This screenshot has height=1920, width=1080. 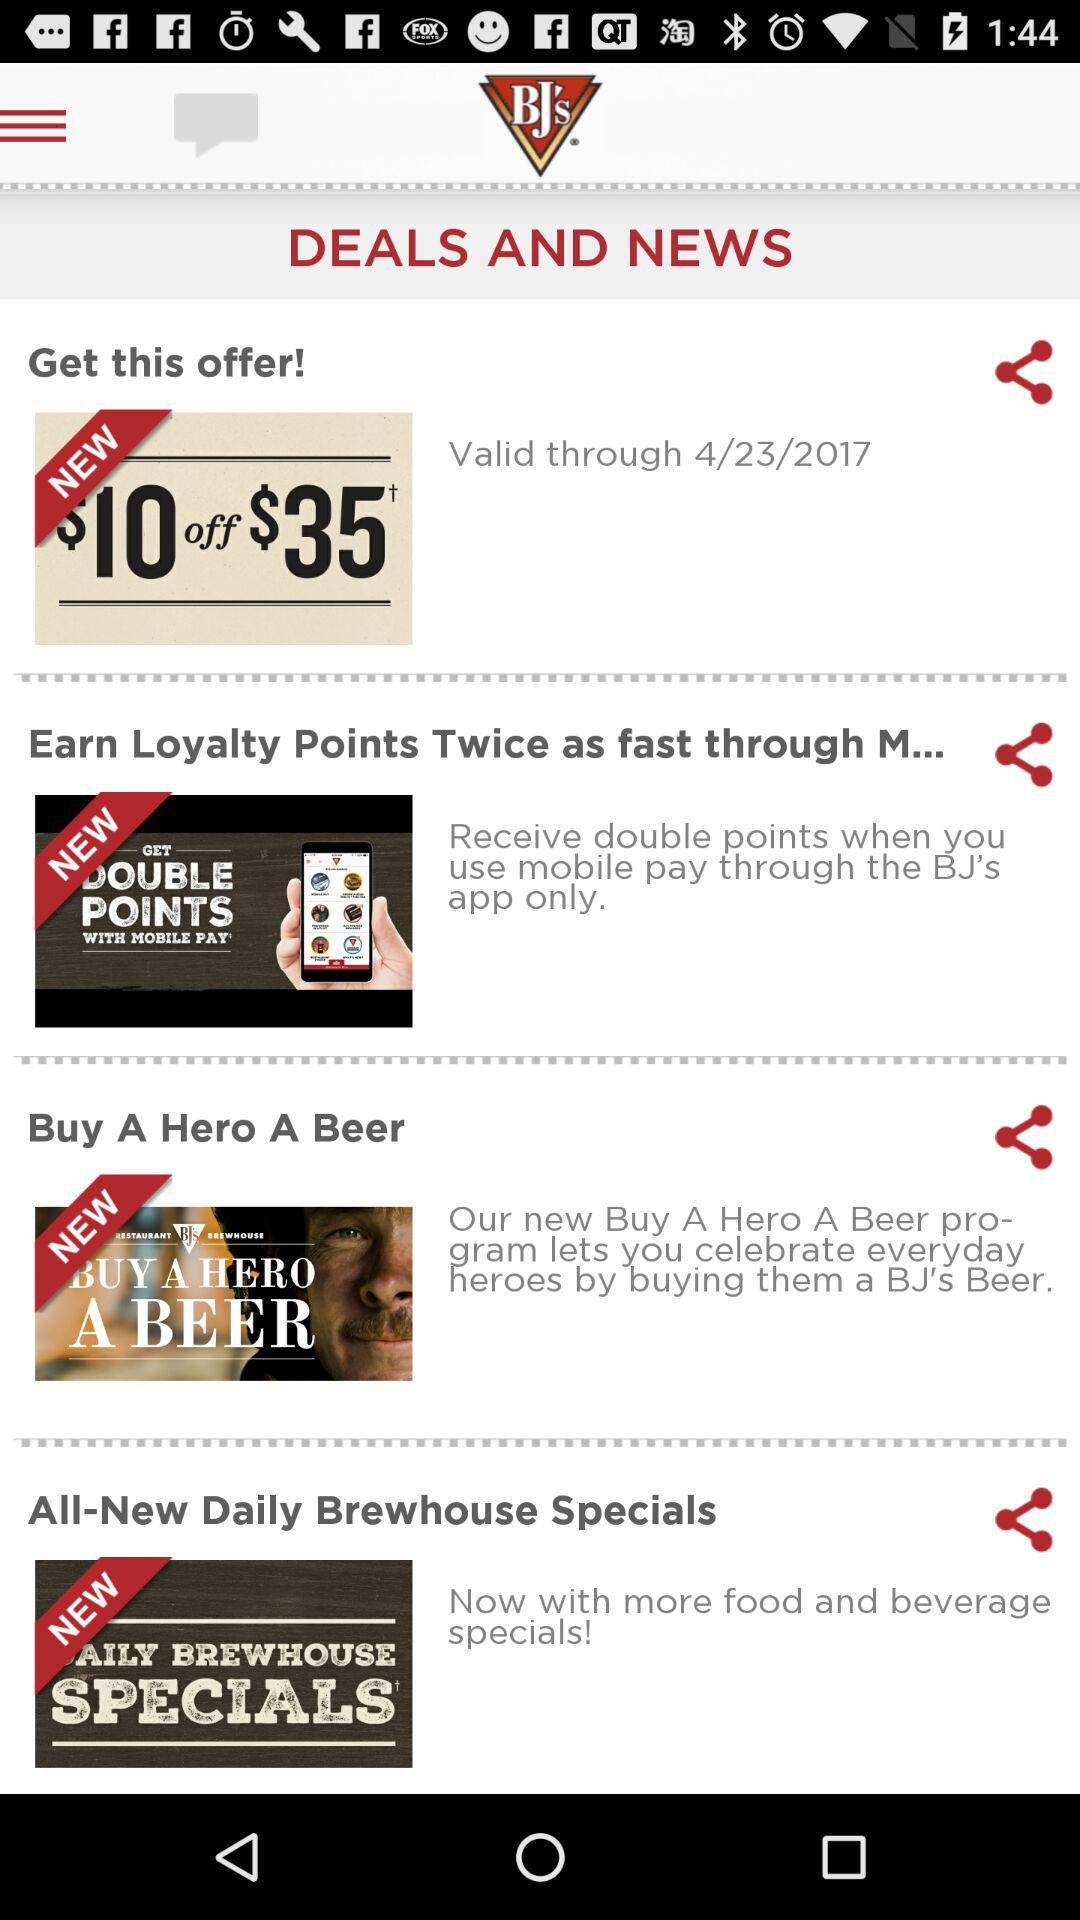 I want to click on share option, so click(x=1024, y=1137).